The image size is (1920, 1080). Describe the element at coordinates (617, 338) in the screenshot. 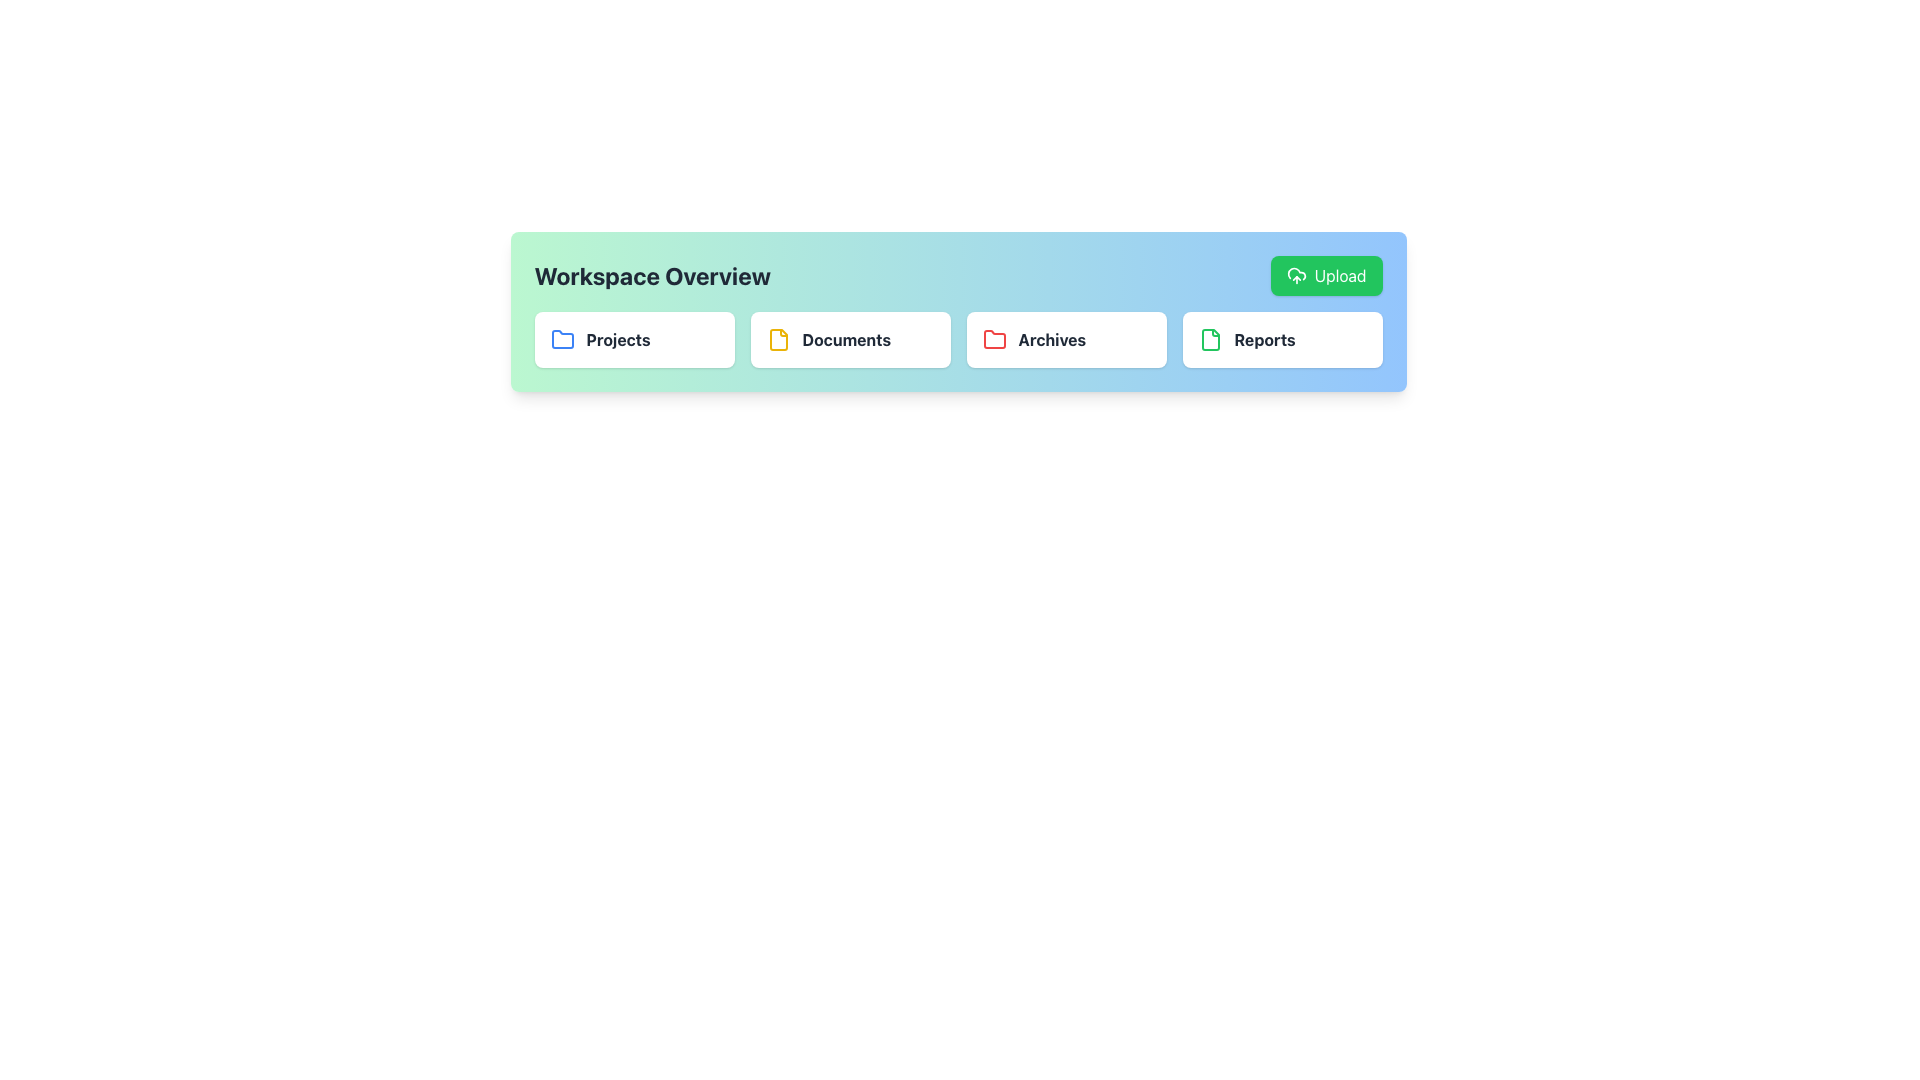

I see `the bold text label reading 'Projects' located to the right of the blue folder icon in the Workspace Overview section` at that location.